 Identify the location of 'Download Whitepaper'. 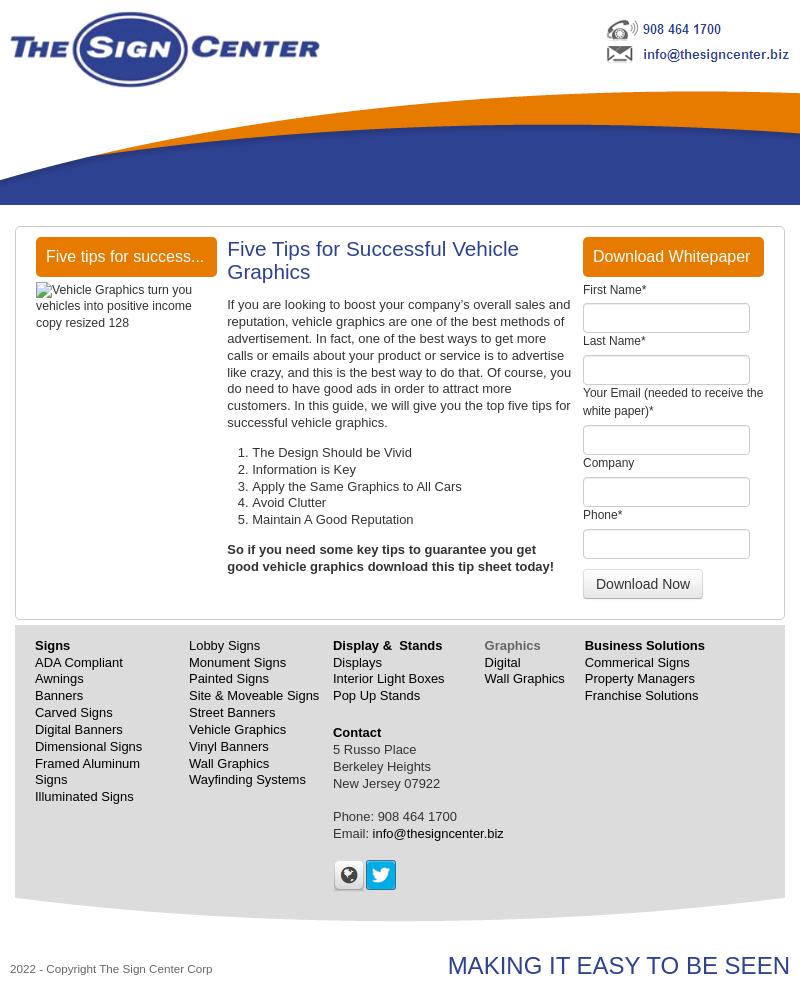
(671, 255).